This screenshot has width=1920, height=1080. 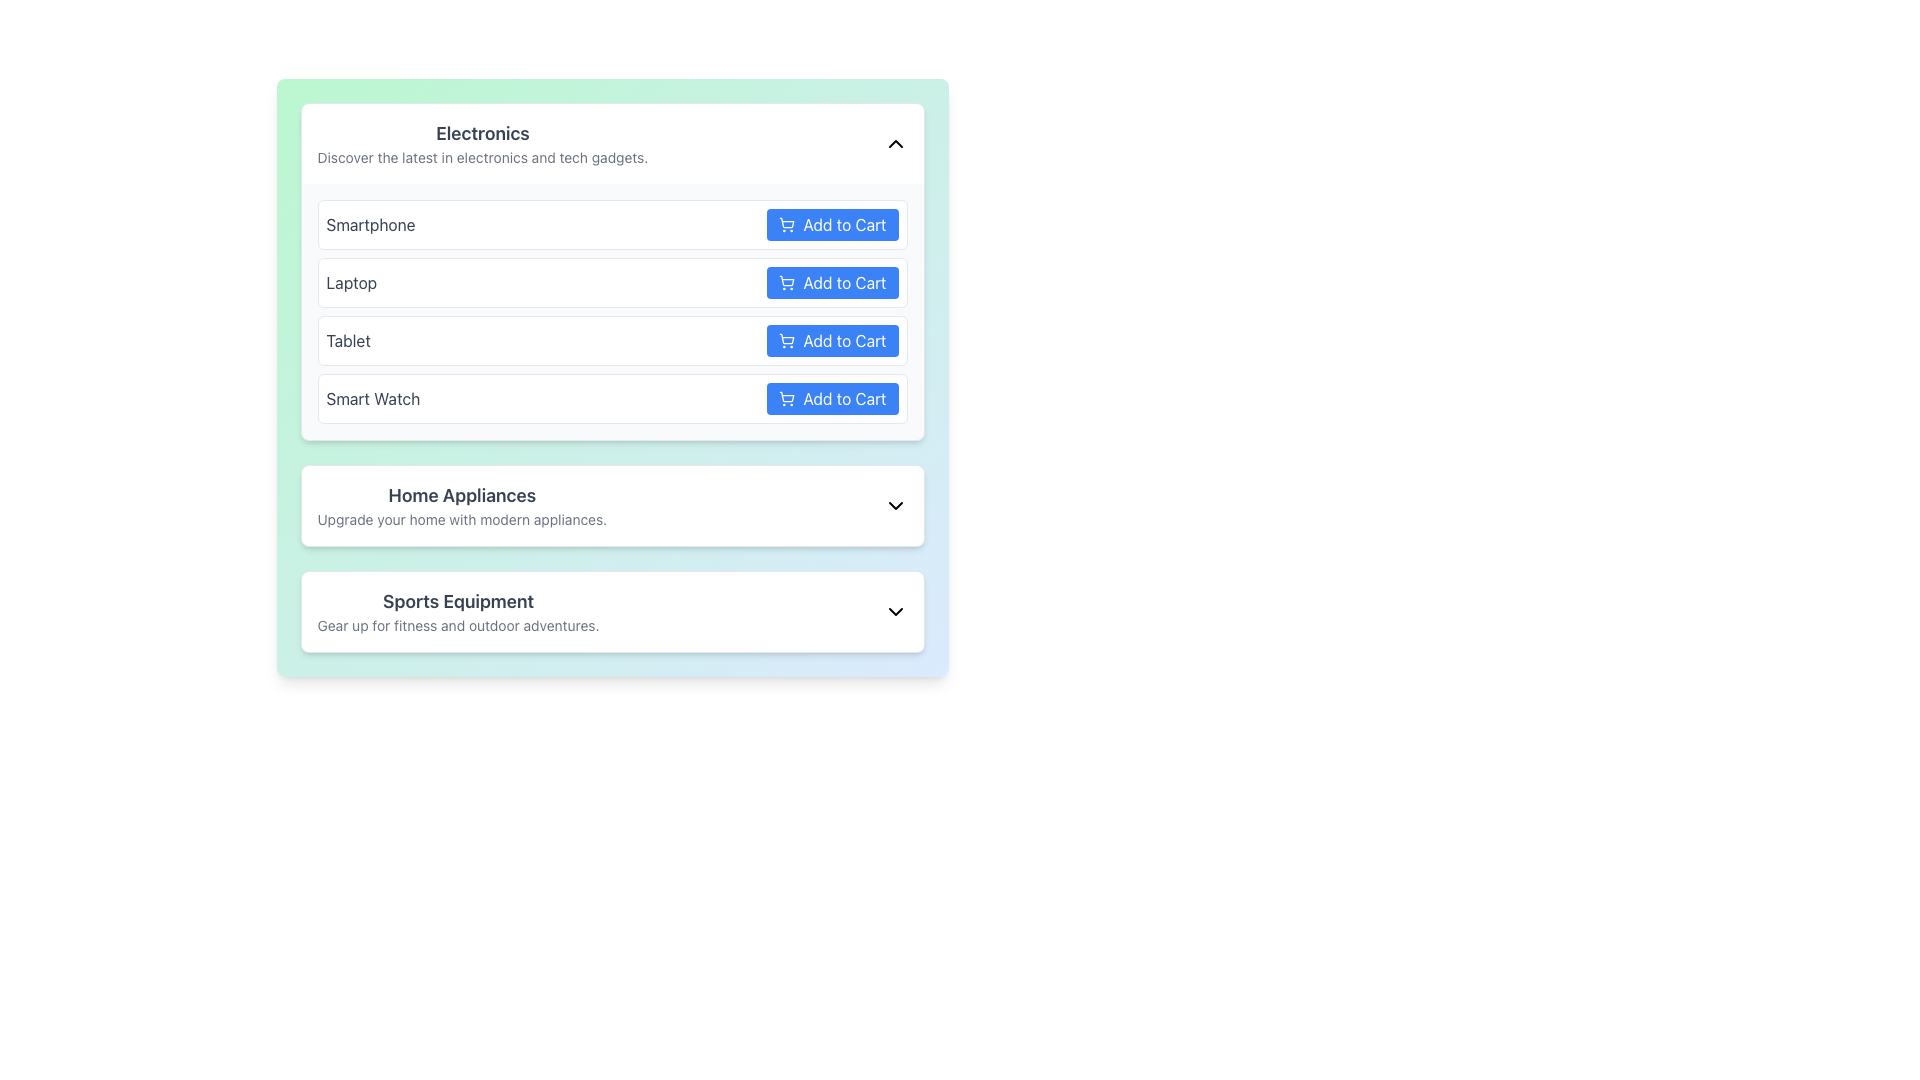 What do you see at coordinates (461, 495) in the screenshot?
I see `the bolded 'Home Appliances' text label, which is styled in dark gray and is centrally aligned in the interface` at bounding box center [461, 495].